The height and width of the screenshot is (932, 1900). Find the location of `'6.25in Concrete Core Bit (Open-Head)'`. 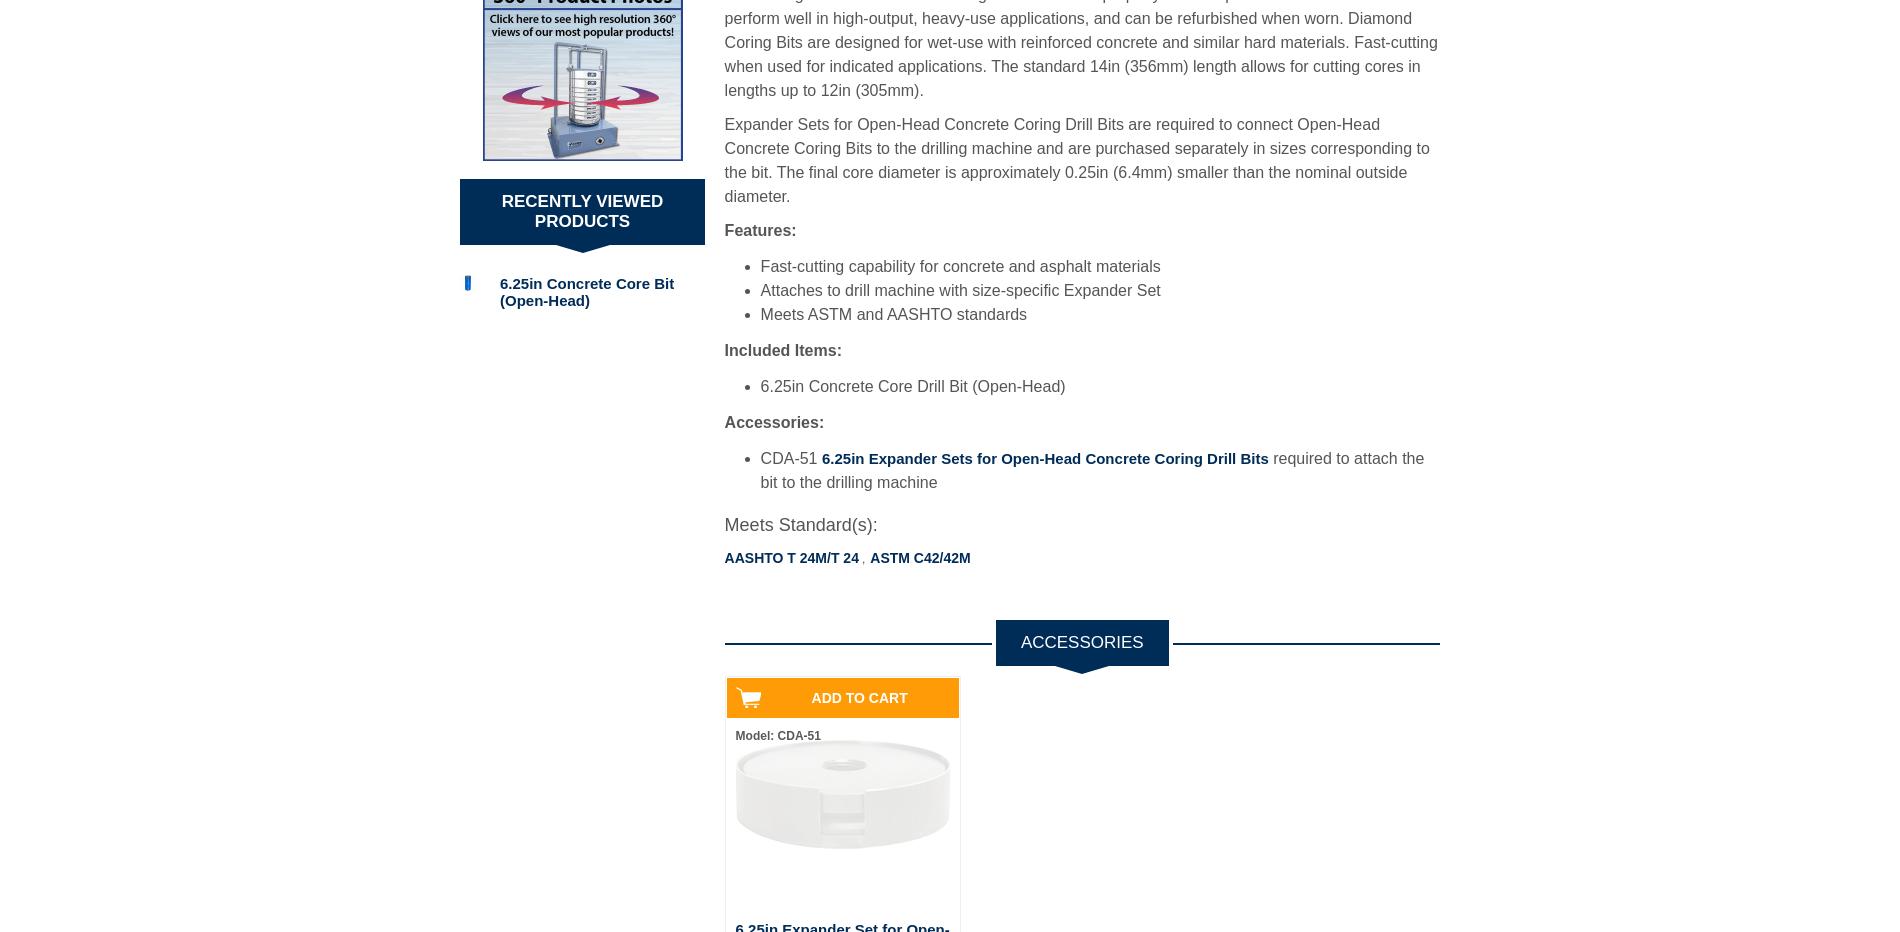

'6.25in Concrete Core Bit (Open-Head)' is located at coordinates (586, 290).